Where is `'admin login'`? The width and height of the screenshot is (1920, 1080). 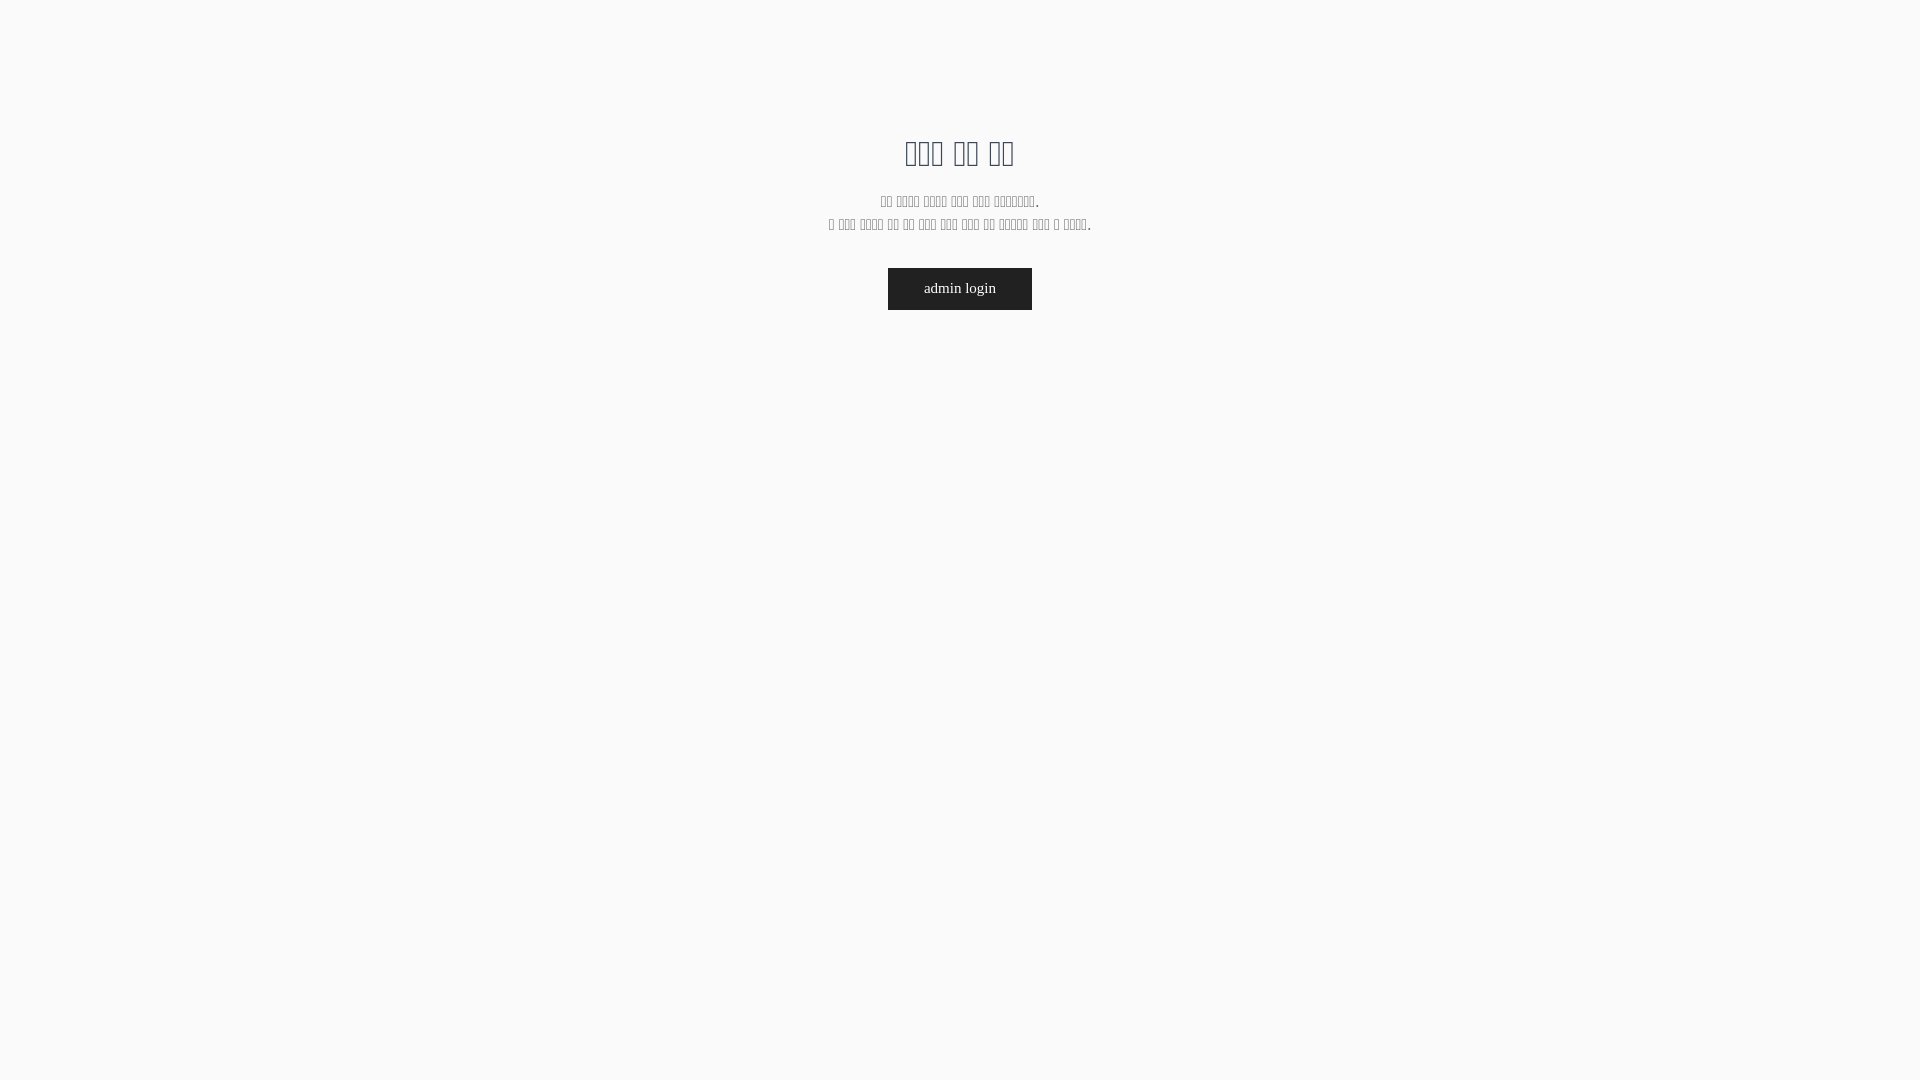
'admin login' is located at coordinates (887, 289).